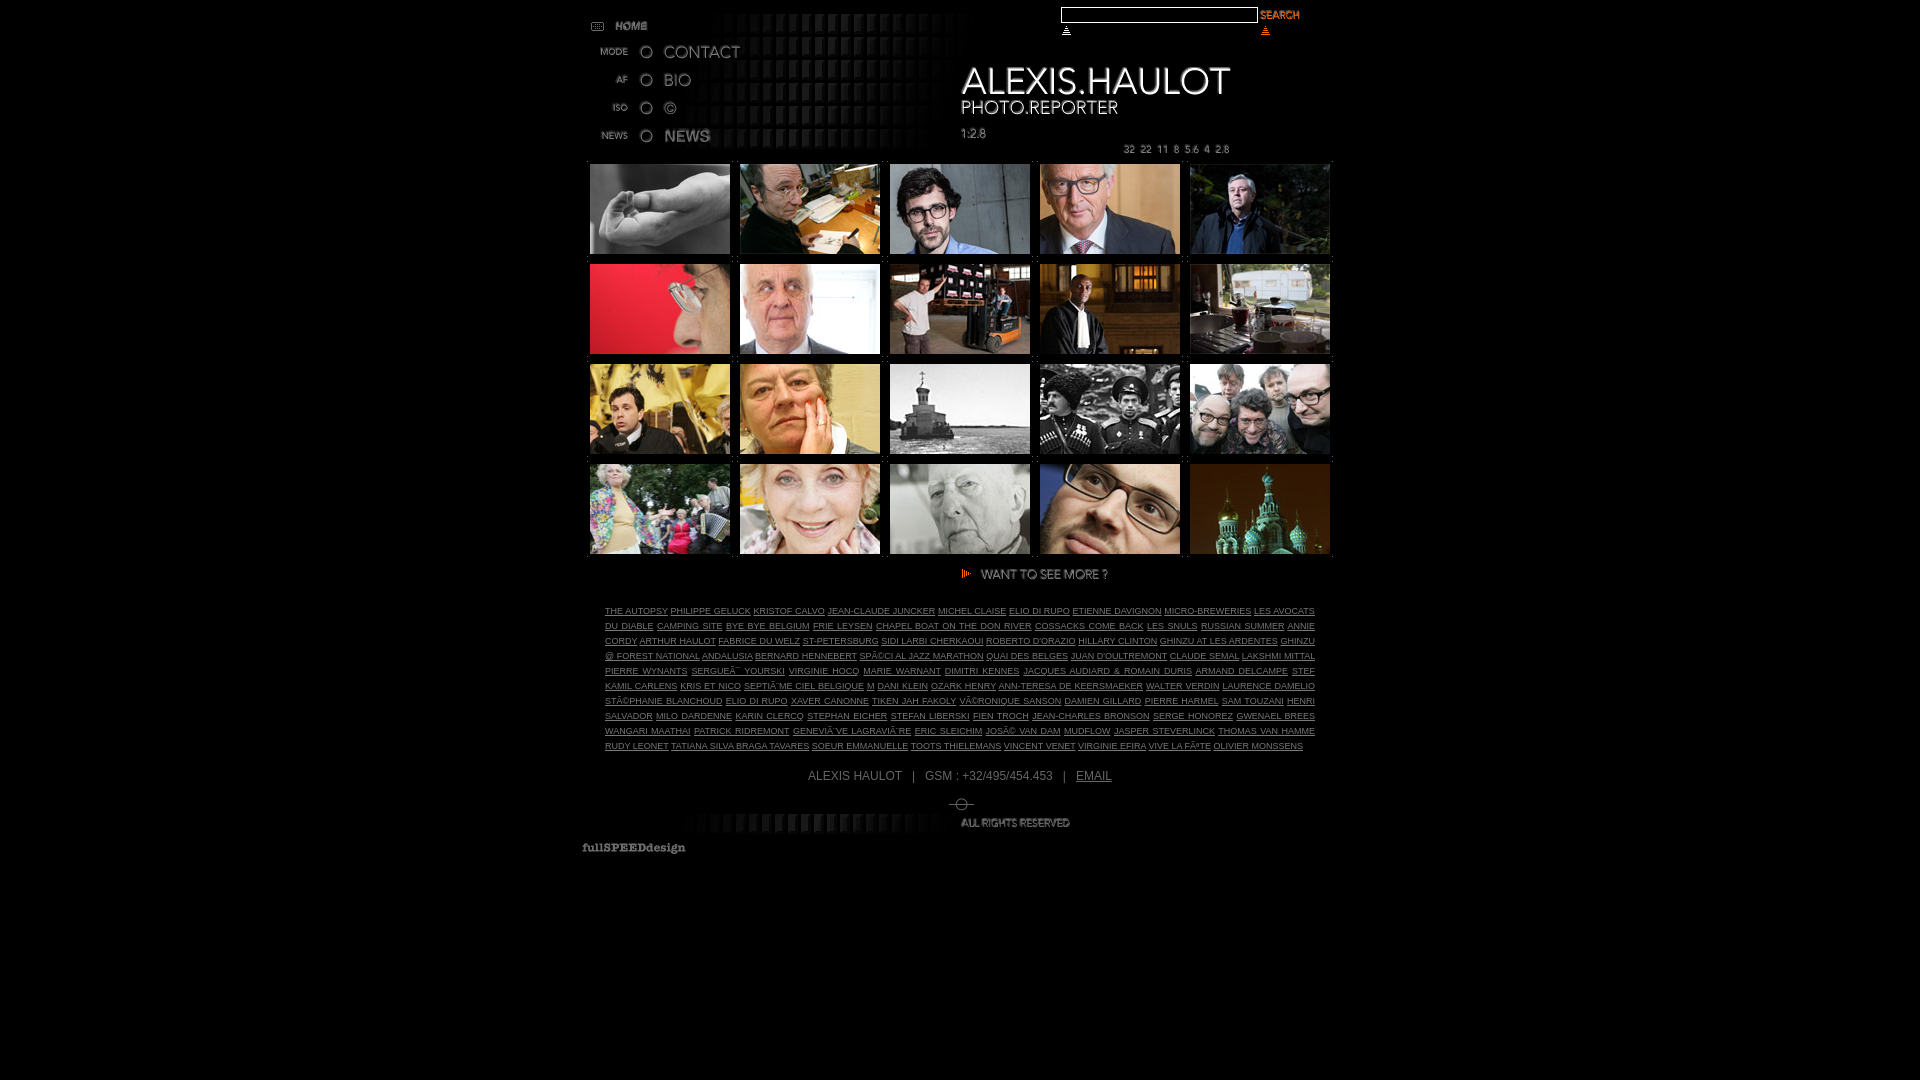 The height and width of the screenshot is (1080, 1920). Describe the element at coordinates (1274, 715) in the screenshot. I see `'GWENAEL BREES'` at that location.